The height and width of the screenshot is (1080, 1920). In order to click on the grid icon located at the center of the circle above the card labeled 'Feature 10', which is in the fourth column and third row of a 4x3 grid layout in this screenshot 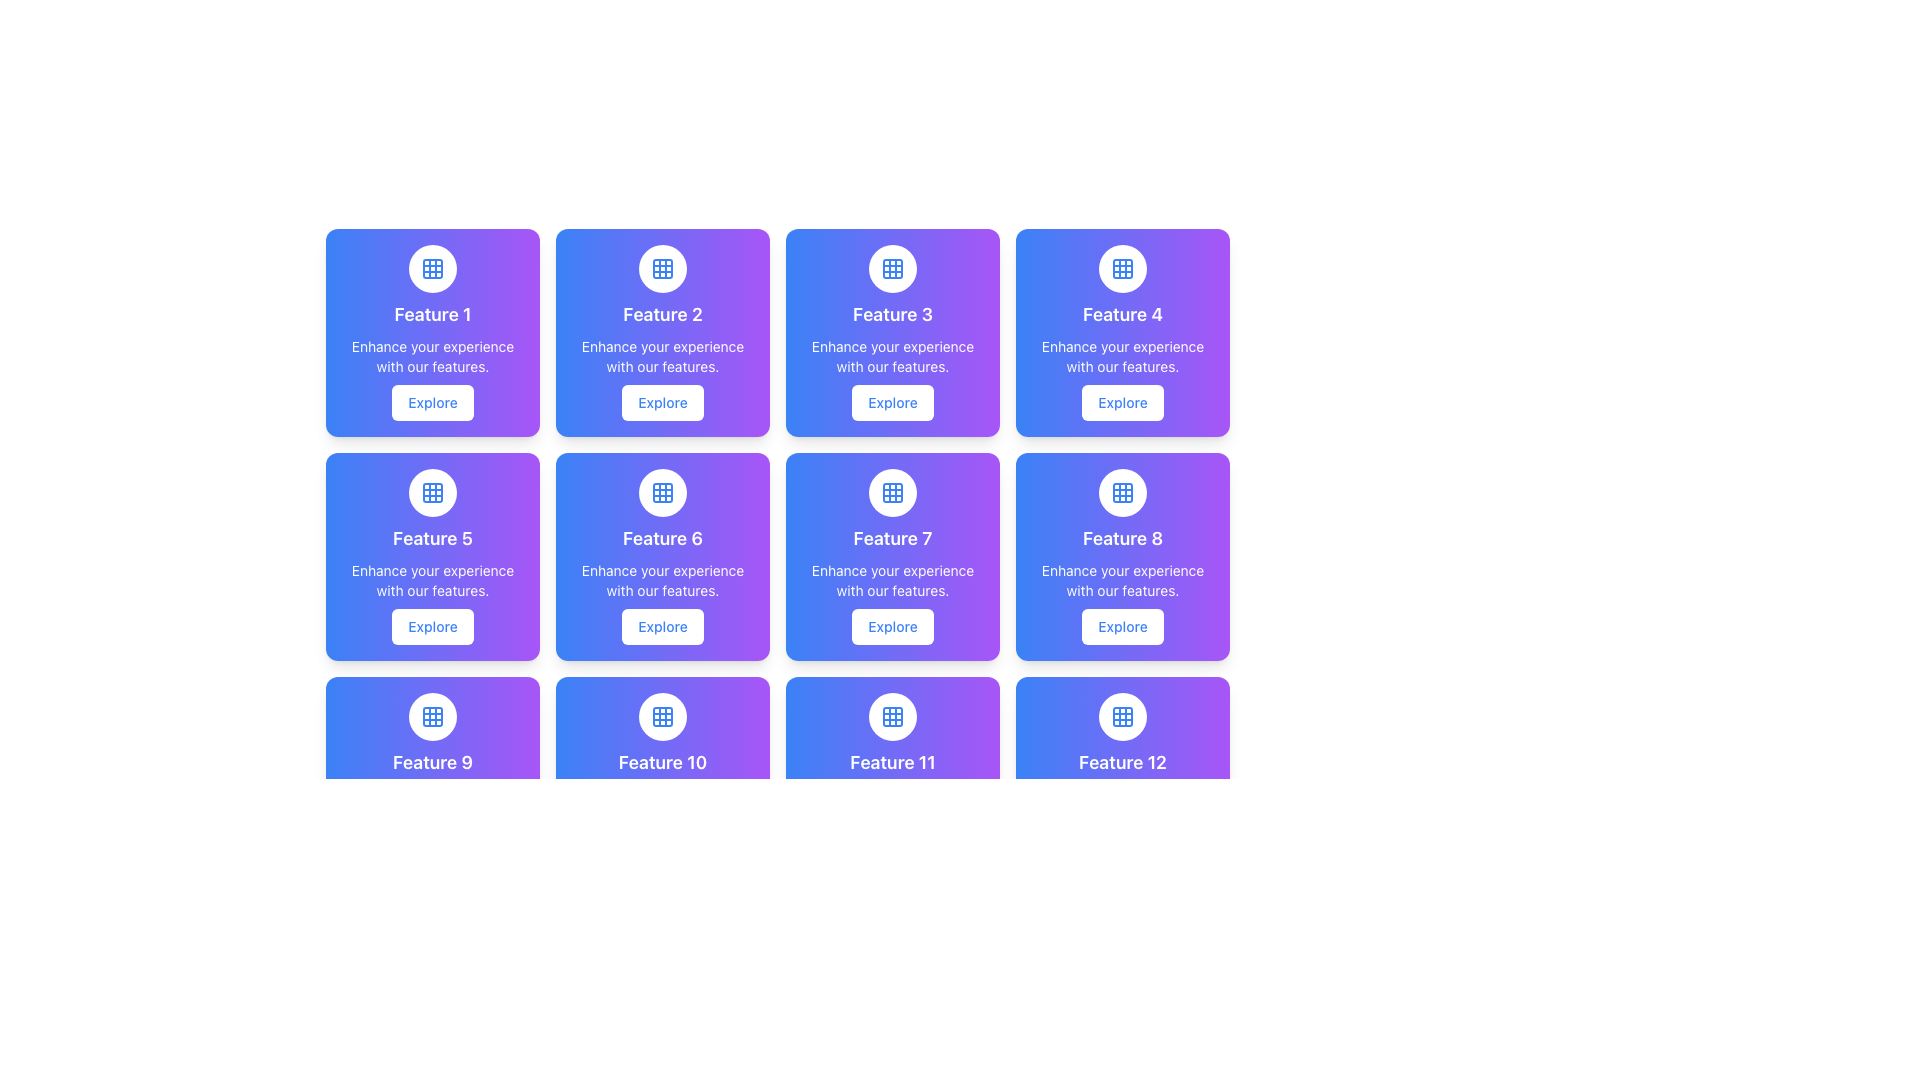, I will do `click(662, 716)`.